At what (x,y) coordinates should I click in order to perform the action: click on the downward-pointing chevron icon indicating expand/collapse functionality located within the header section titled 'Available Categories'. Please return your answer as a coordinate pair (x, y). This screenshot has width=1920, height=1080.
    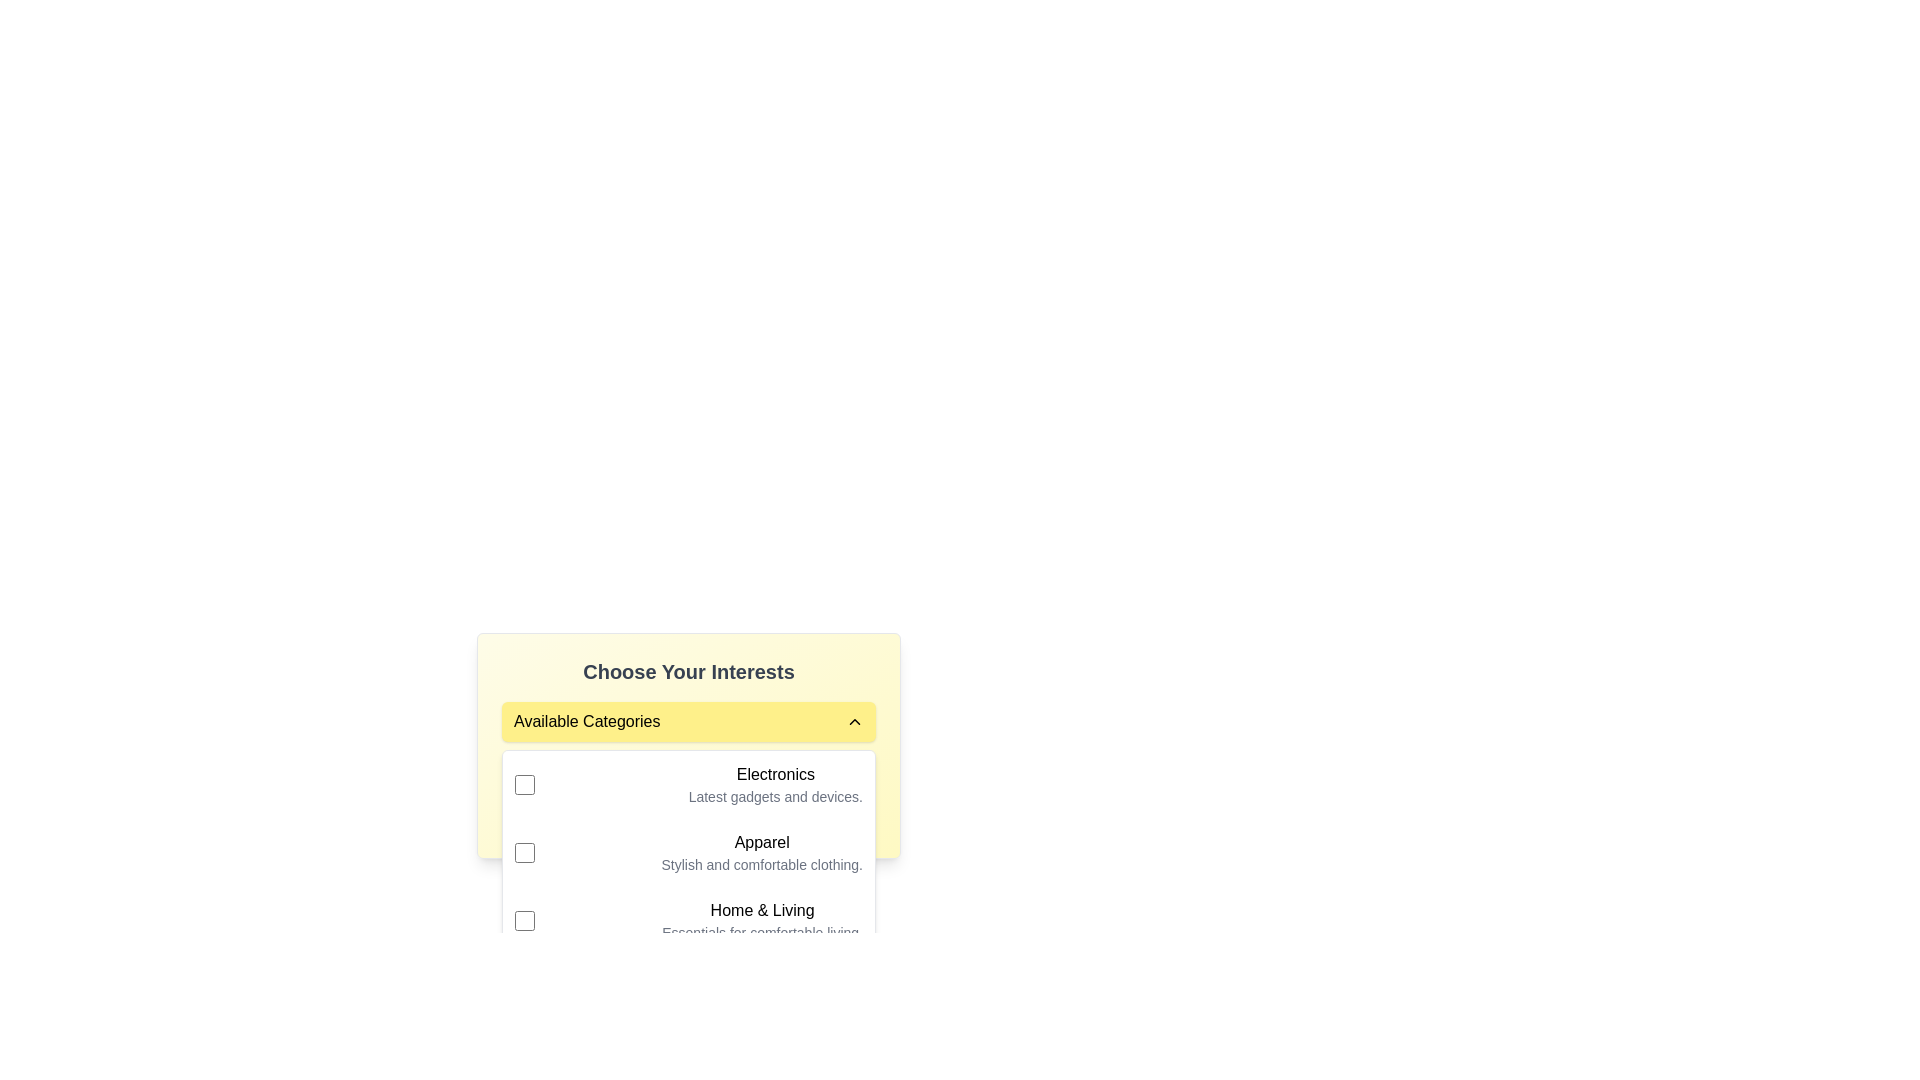
    Looking at the image, I should click on (854, 721).